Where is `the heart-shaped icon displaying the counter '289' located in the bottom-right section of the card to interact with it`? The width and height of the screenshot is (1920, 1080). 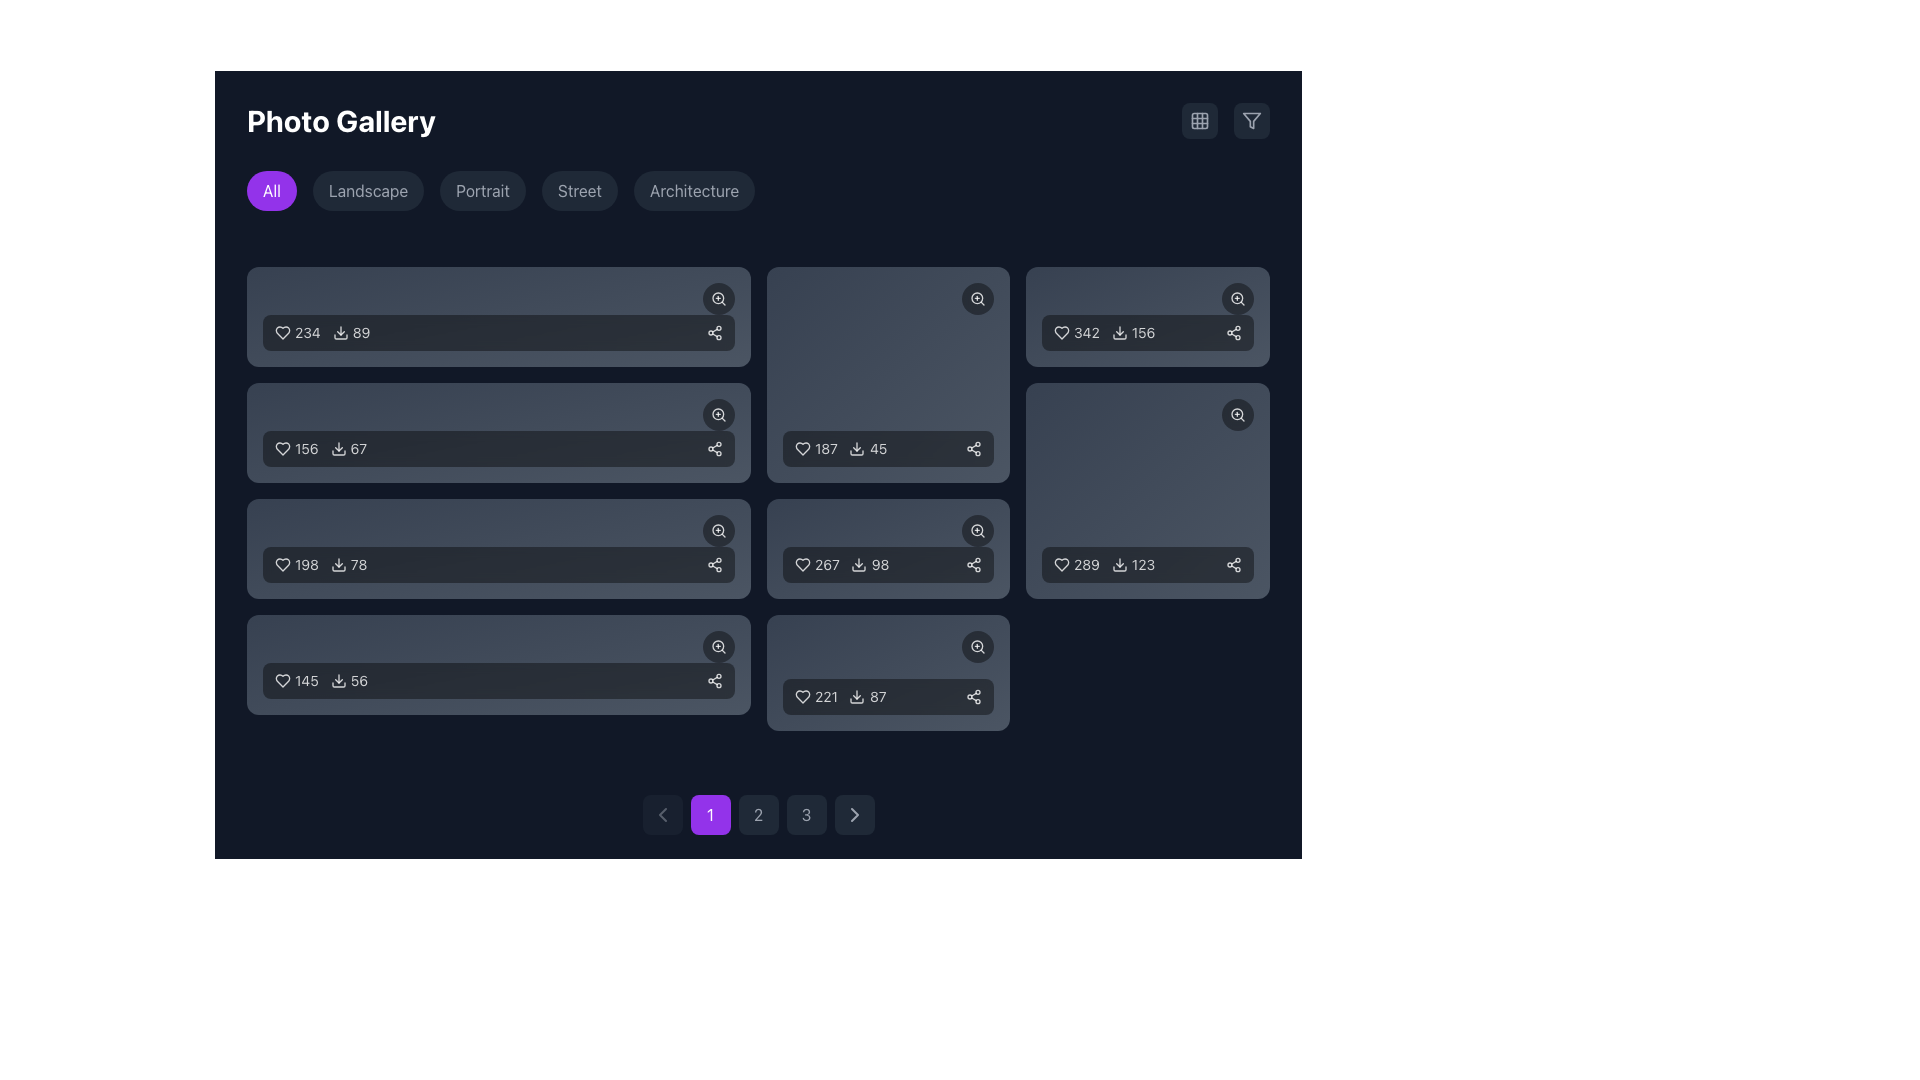
the heart-shaped icon displaying the counter '289' located in the bottom-right section of the card to interact with it is located at coordinates (1076, 564).